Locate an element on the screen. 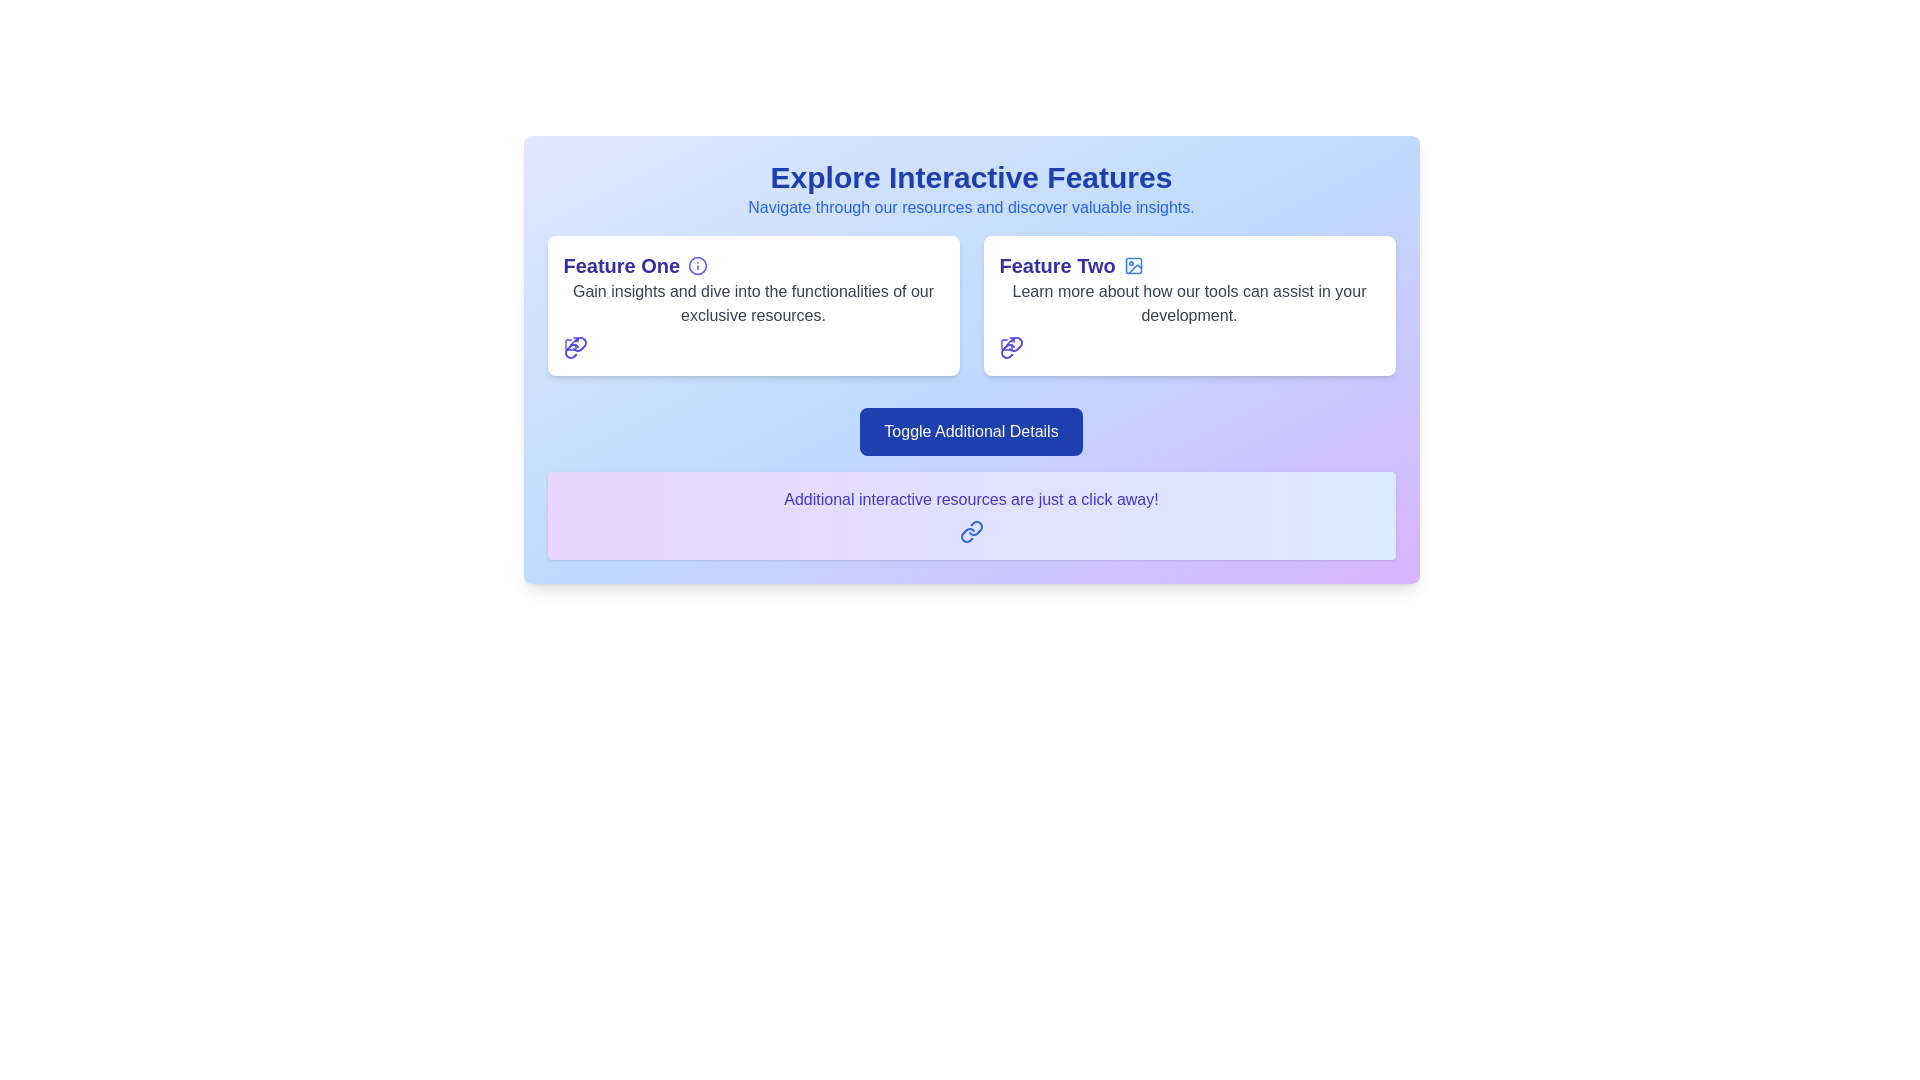 The height and width of the screenshot is (1080, 1920). the first vector graphic icon that symbolizes a hyperlink within the 'View Details' component, located below the 'Feature One' card is located at coordinates (578, 343).